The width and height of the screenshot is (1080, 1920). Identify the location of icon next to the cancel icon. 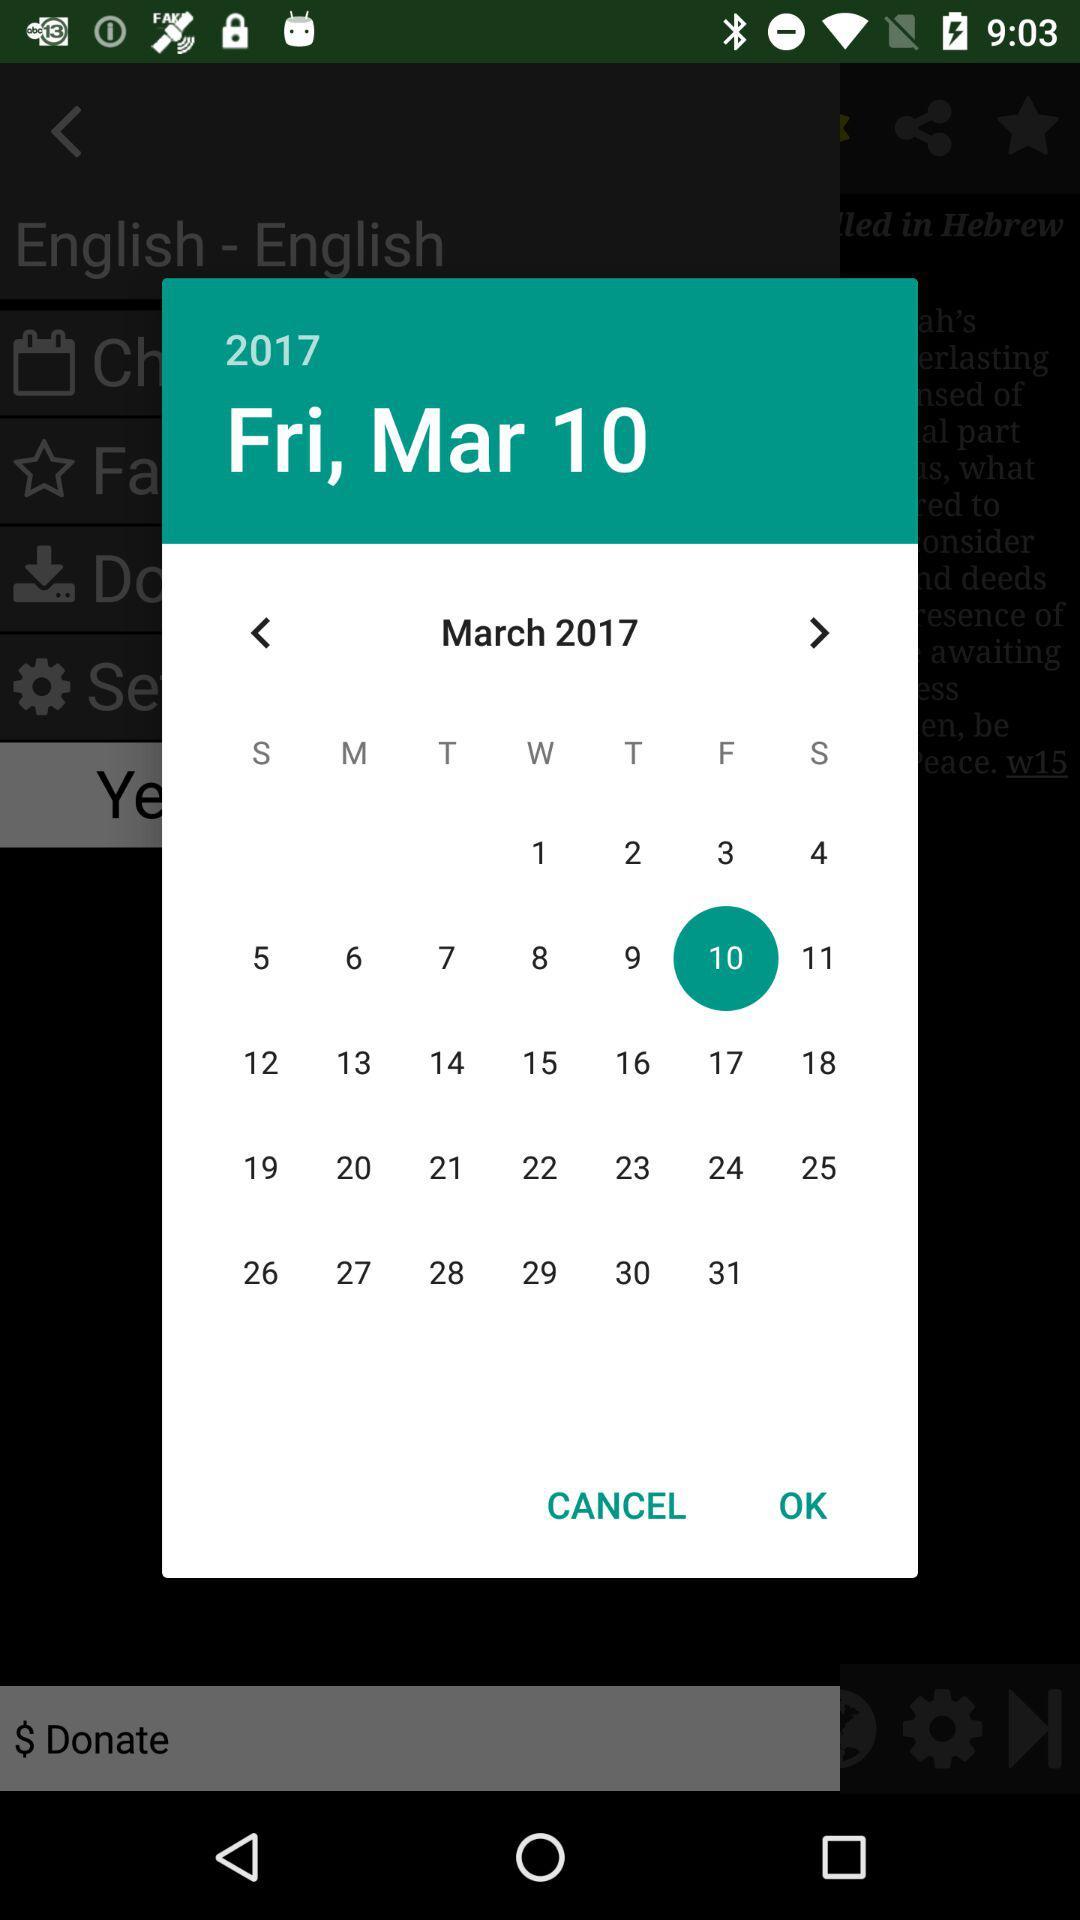
(801, 1504).